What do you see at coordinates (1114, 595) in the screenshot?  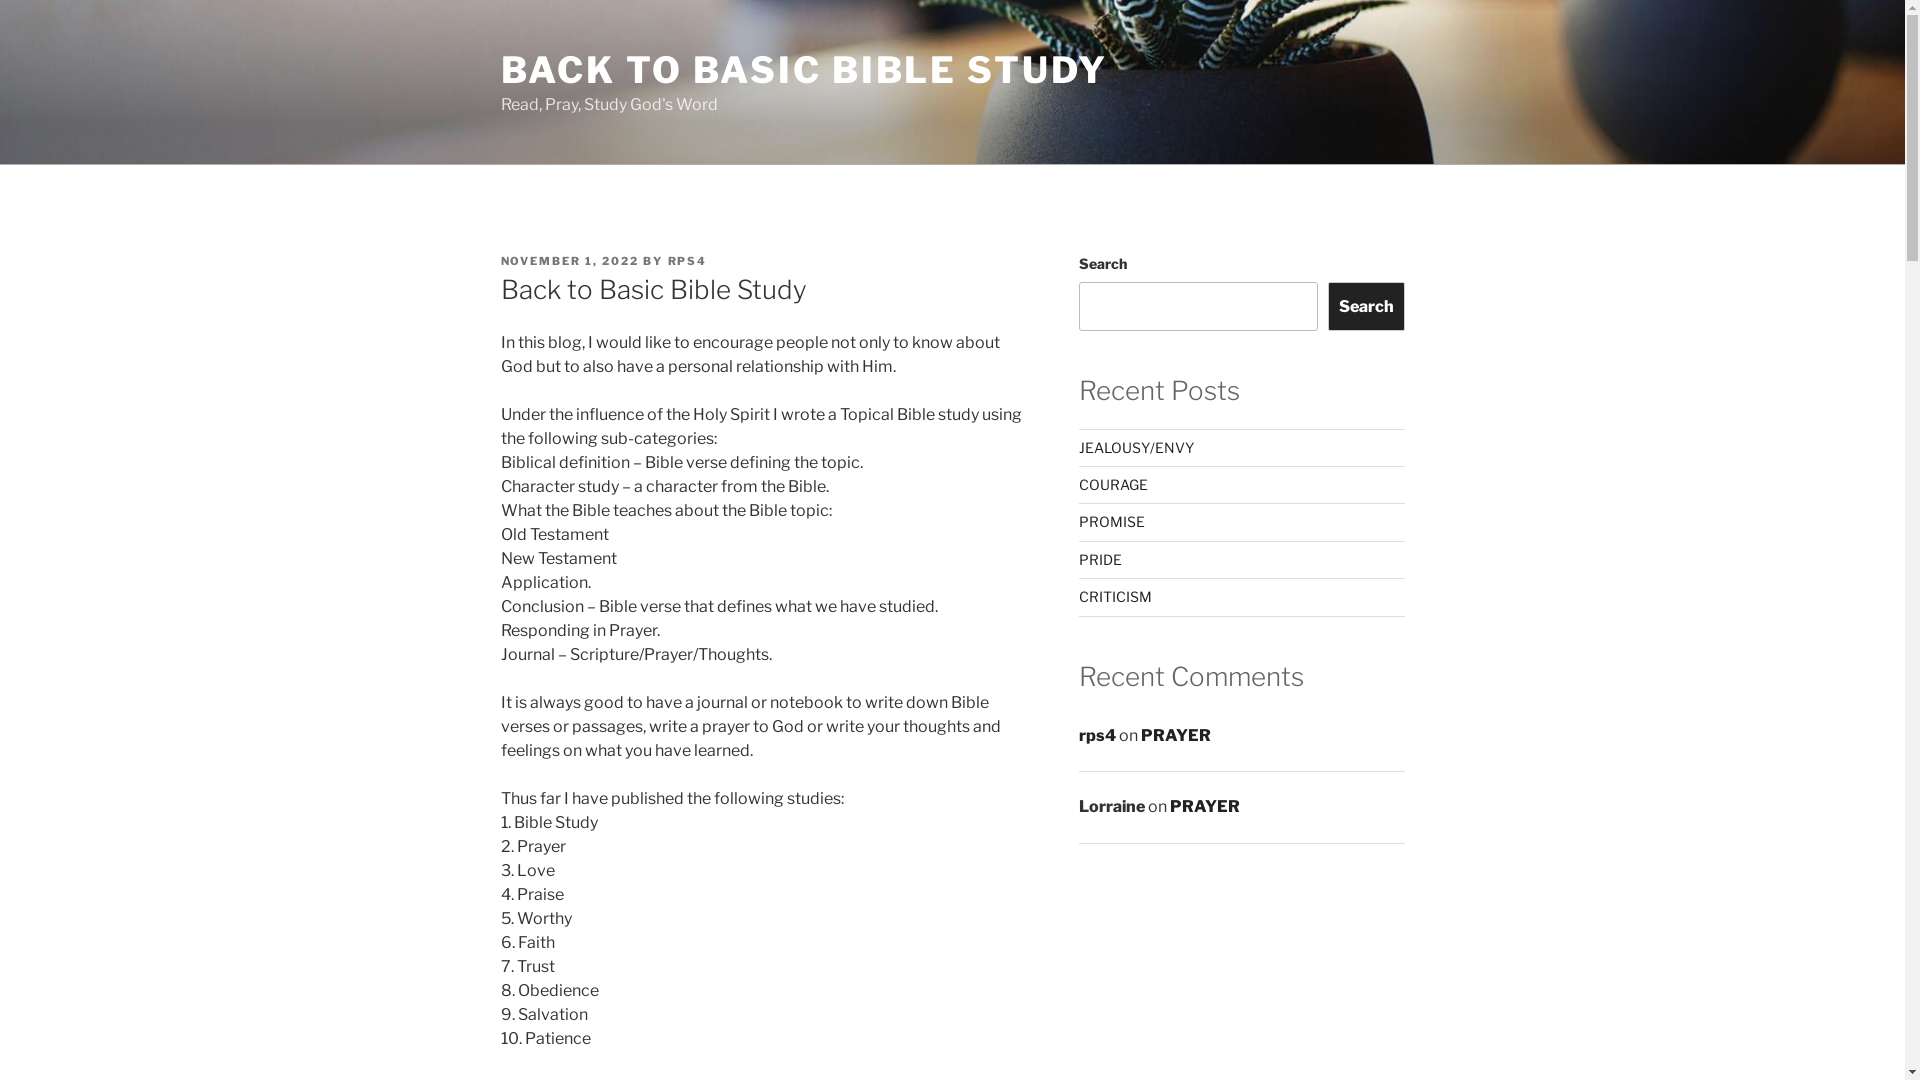 I see `'CRITICISM'` at bounding box center [1114, 595].